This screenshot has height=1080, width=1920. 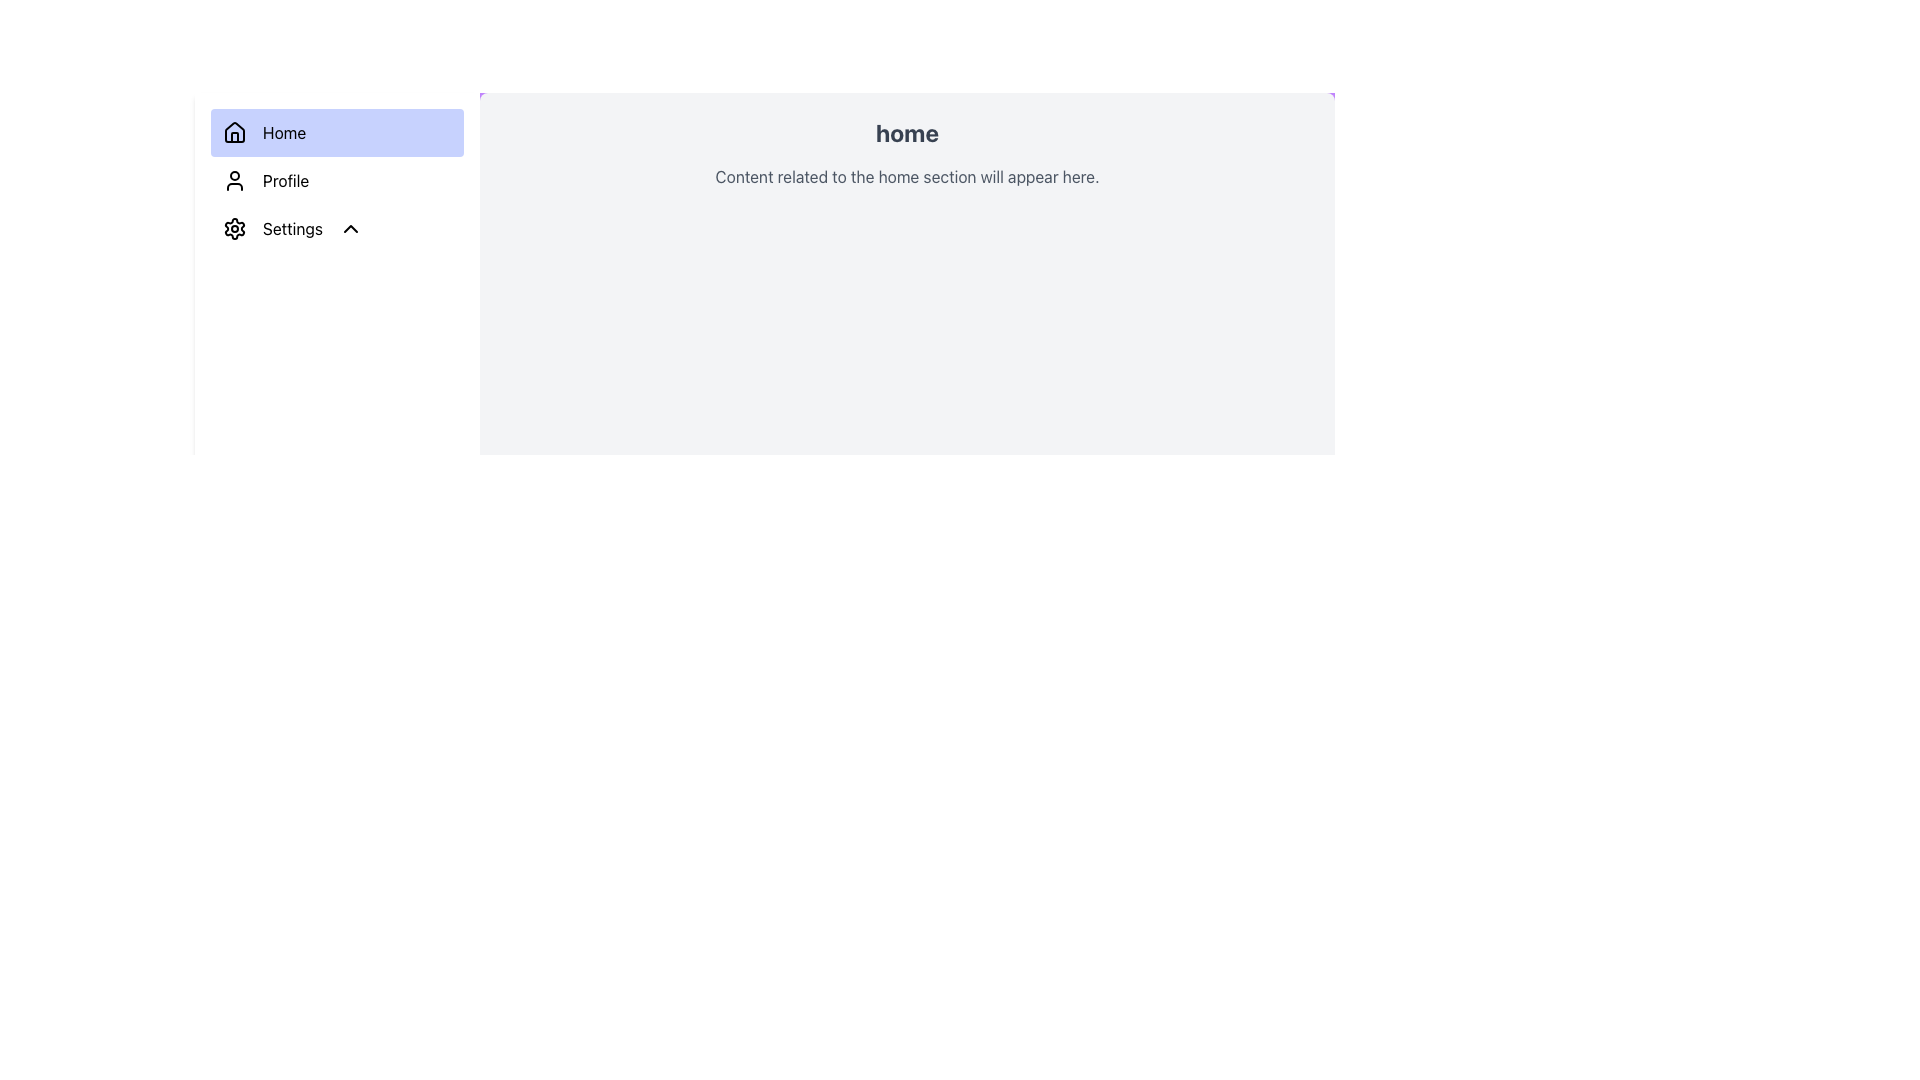 What do you see at coordinates (337, 181) in the screenshot?
I see `the 'Profile' menu item in the vertical navigation menu` at bounding box center [337, 181].